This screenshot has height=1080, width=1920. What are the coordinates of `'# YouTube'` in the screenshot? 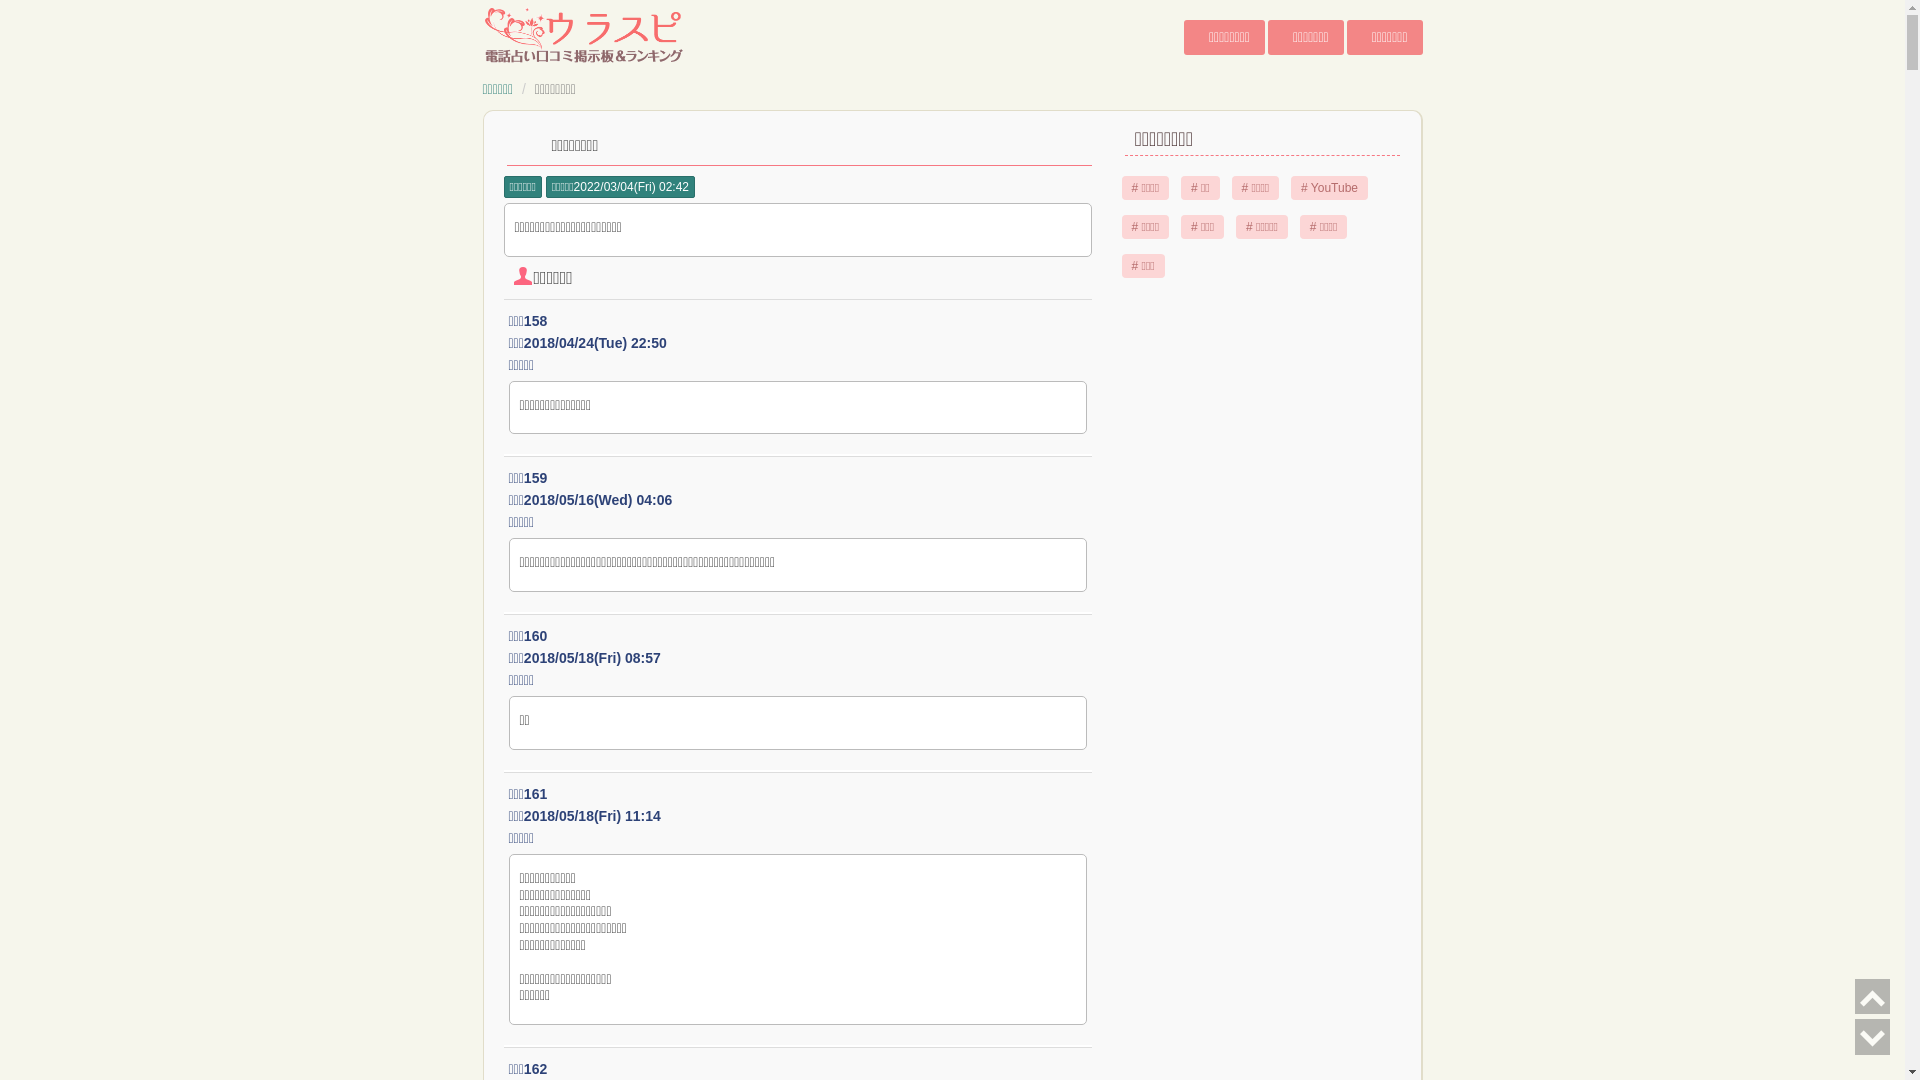 It's located at (1329, 188).